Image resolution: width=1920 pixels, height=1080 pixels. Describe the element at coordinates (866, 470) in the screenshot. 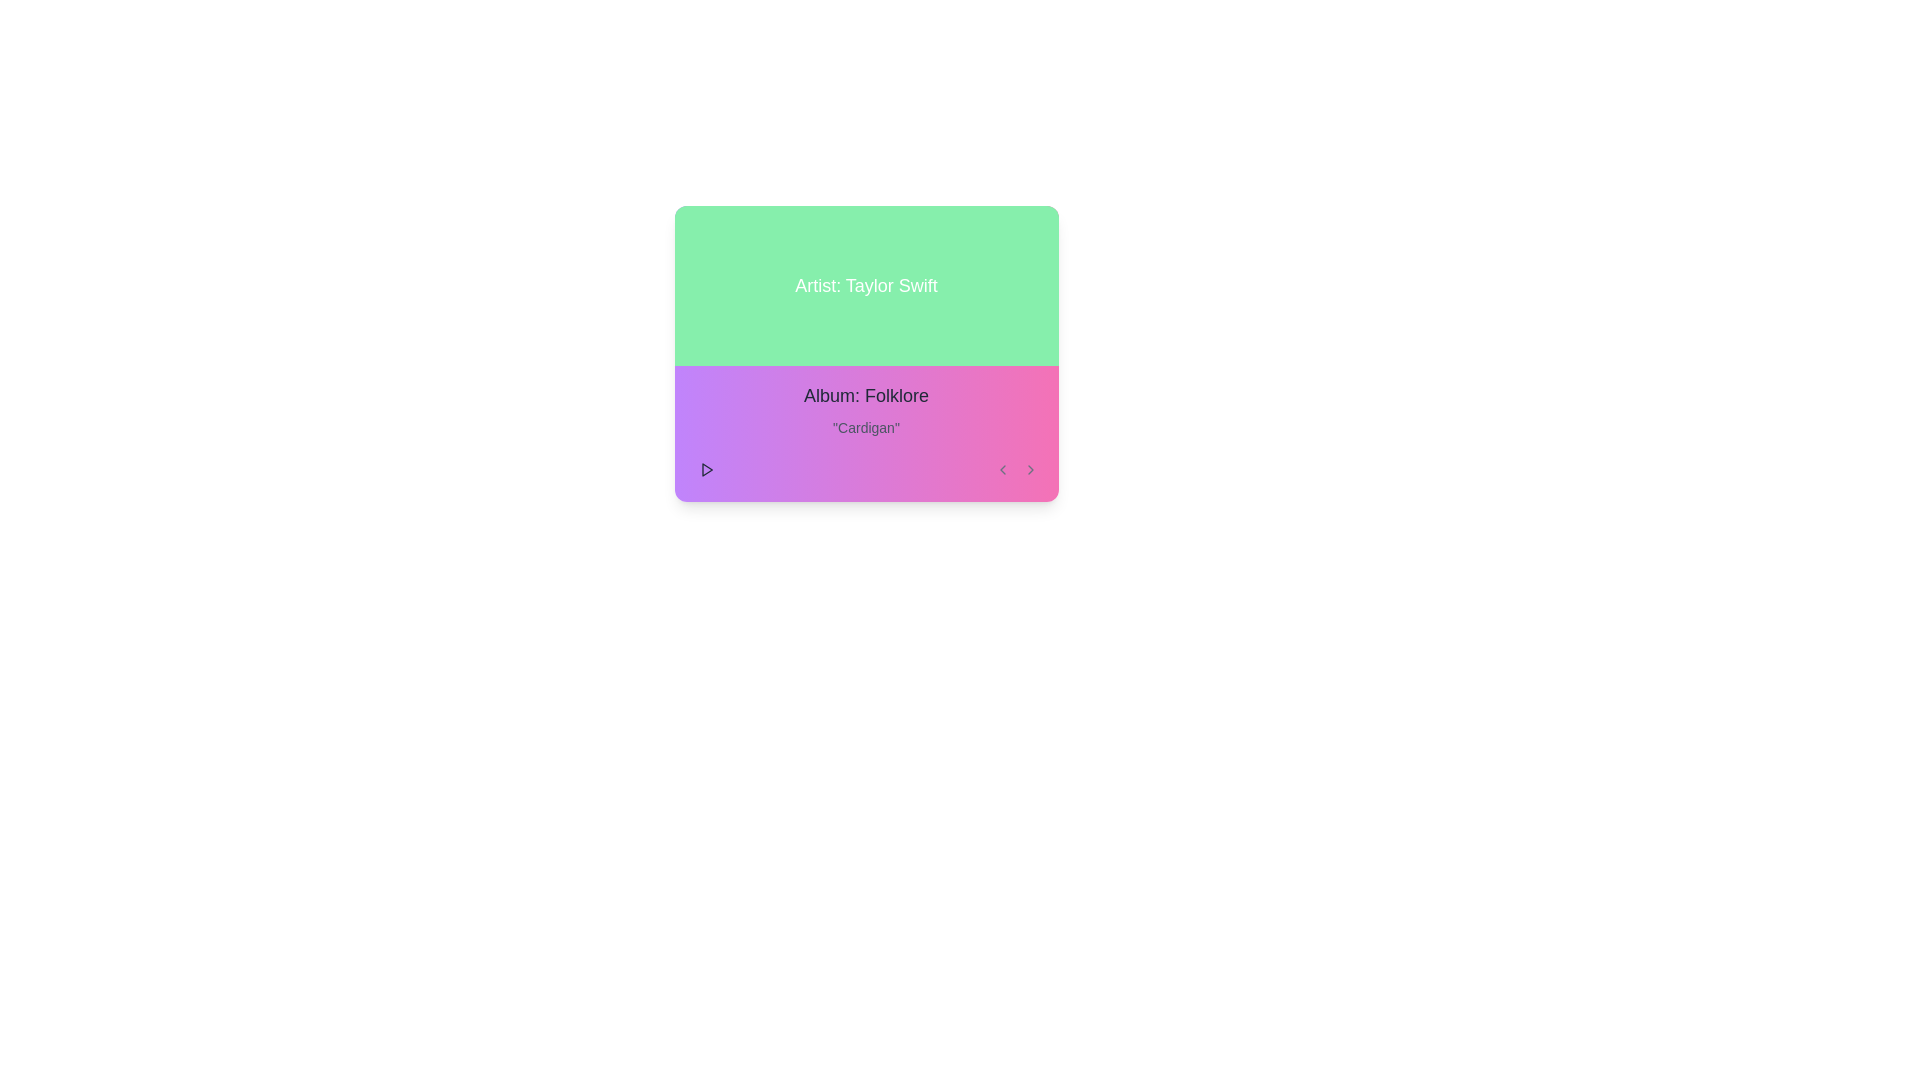

I see `the control bar at the bottom of the album details section labeled 'Album: Folklore'` at that location.